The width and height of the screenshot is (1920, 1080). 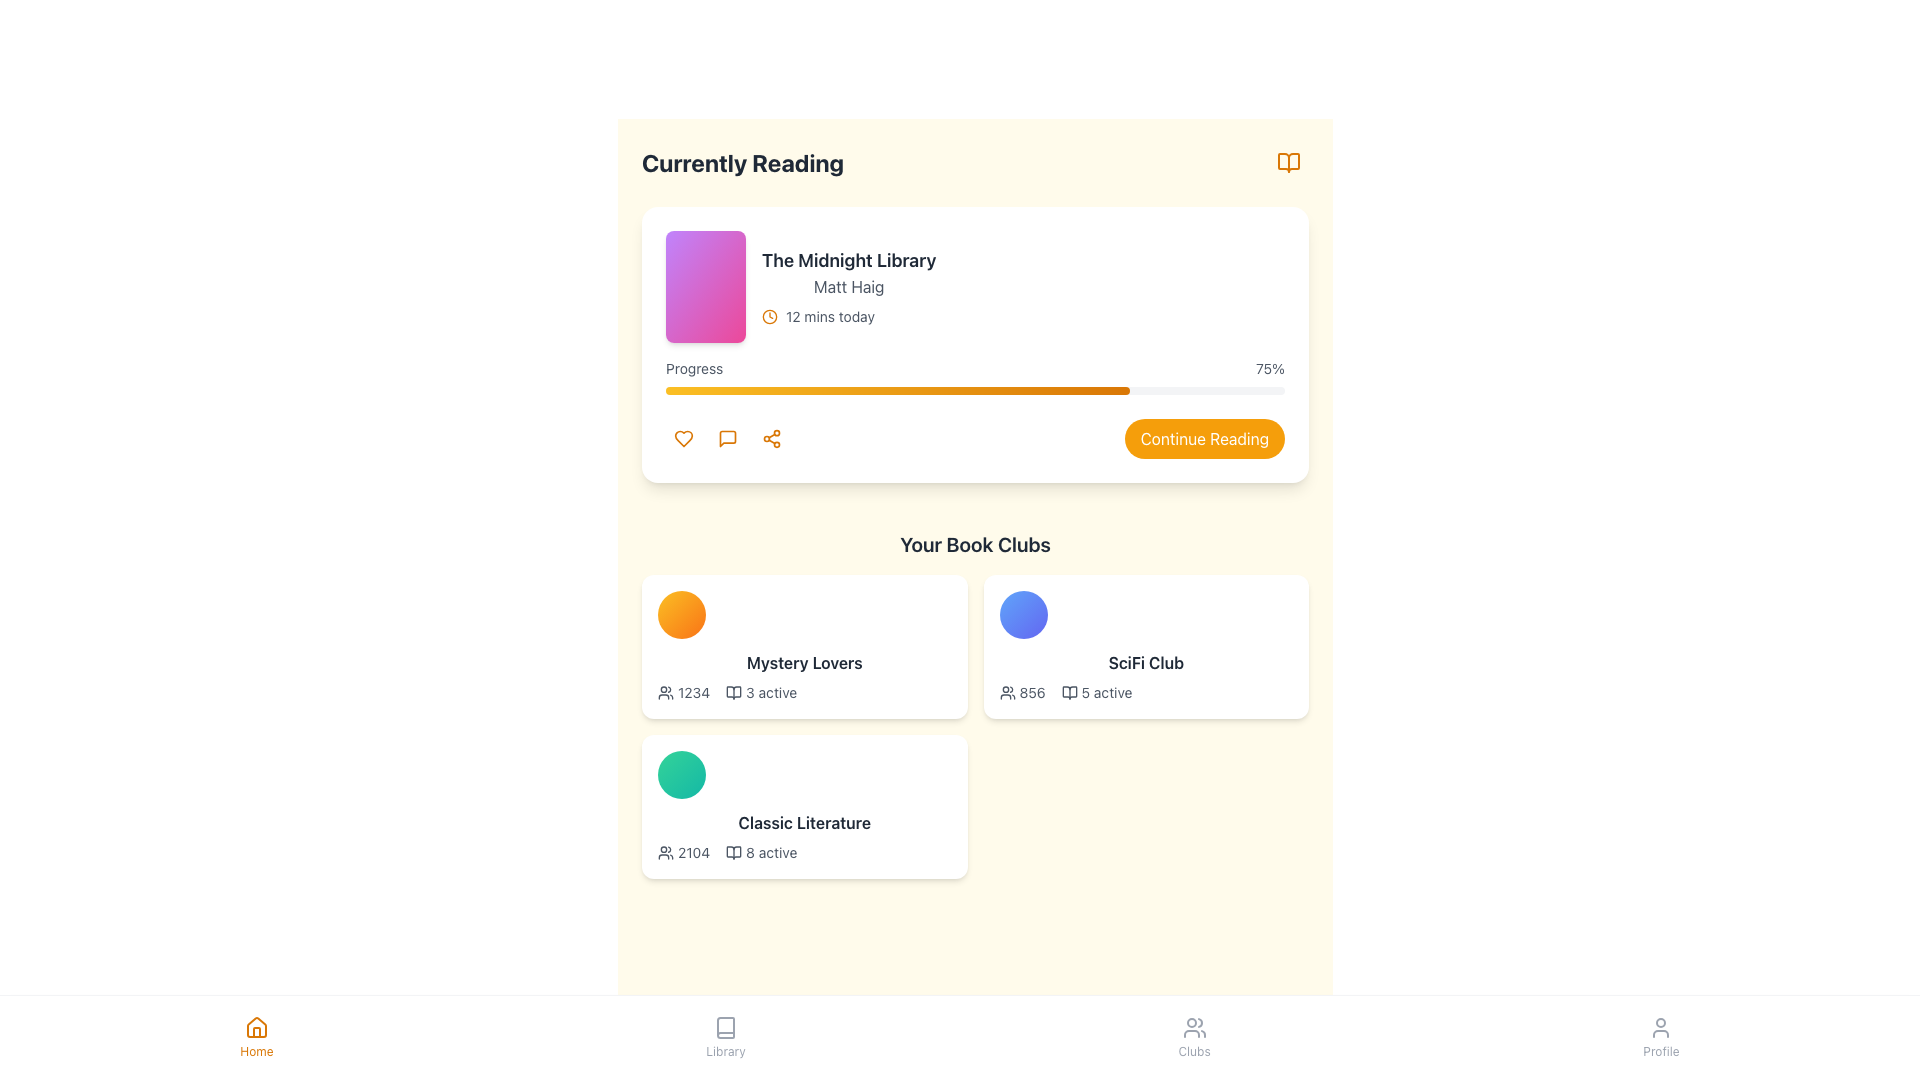 I want to click on user or members indicator icon, which visually accompanies the member count of '856' in the 'SciFi Club' section of 'Your Book Clubs', so click(x=1007, y=692).